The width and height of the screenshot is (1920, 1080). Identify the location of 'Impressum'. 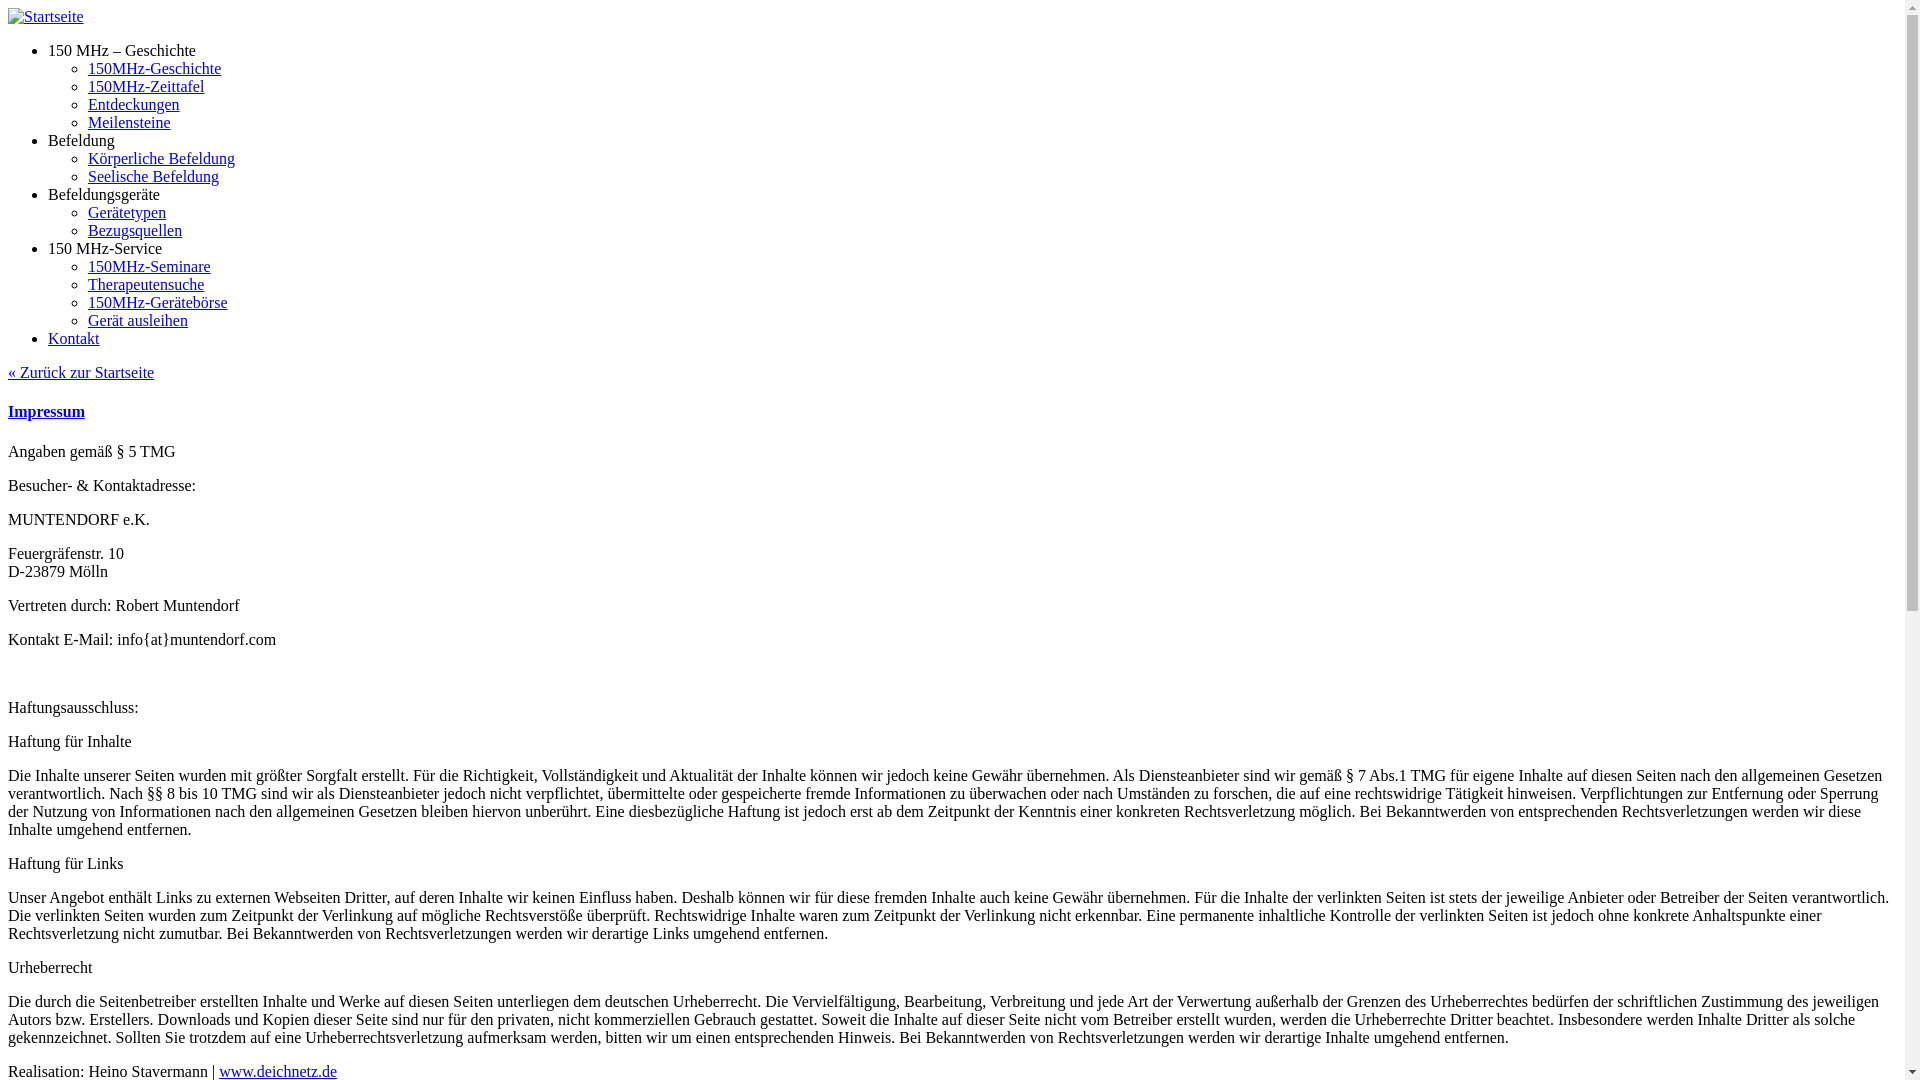
(46, 410).